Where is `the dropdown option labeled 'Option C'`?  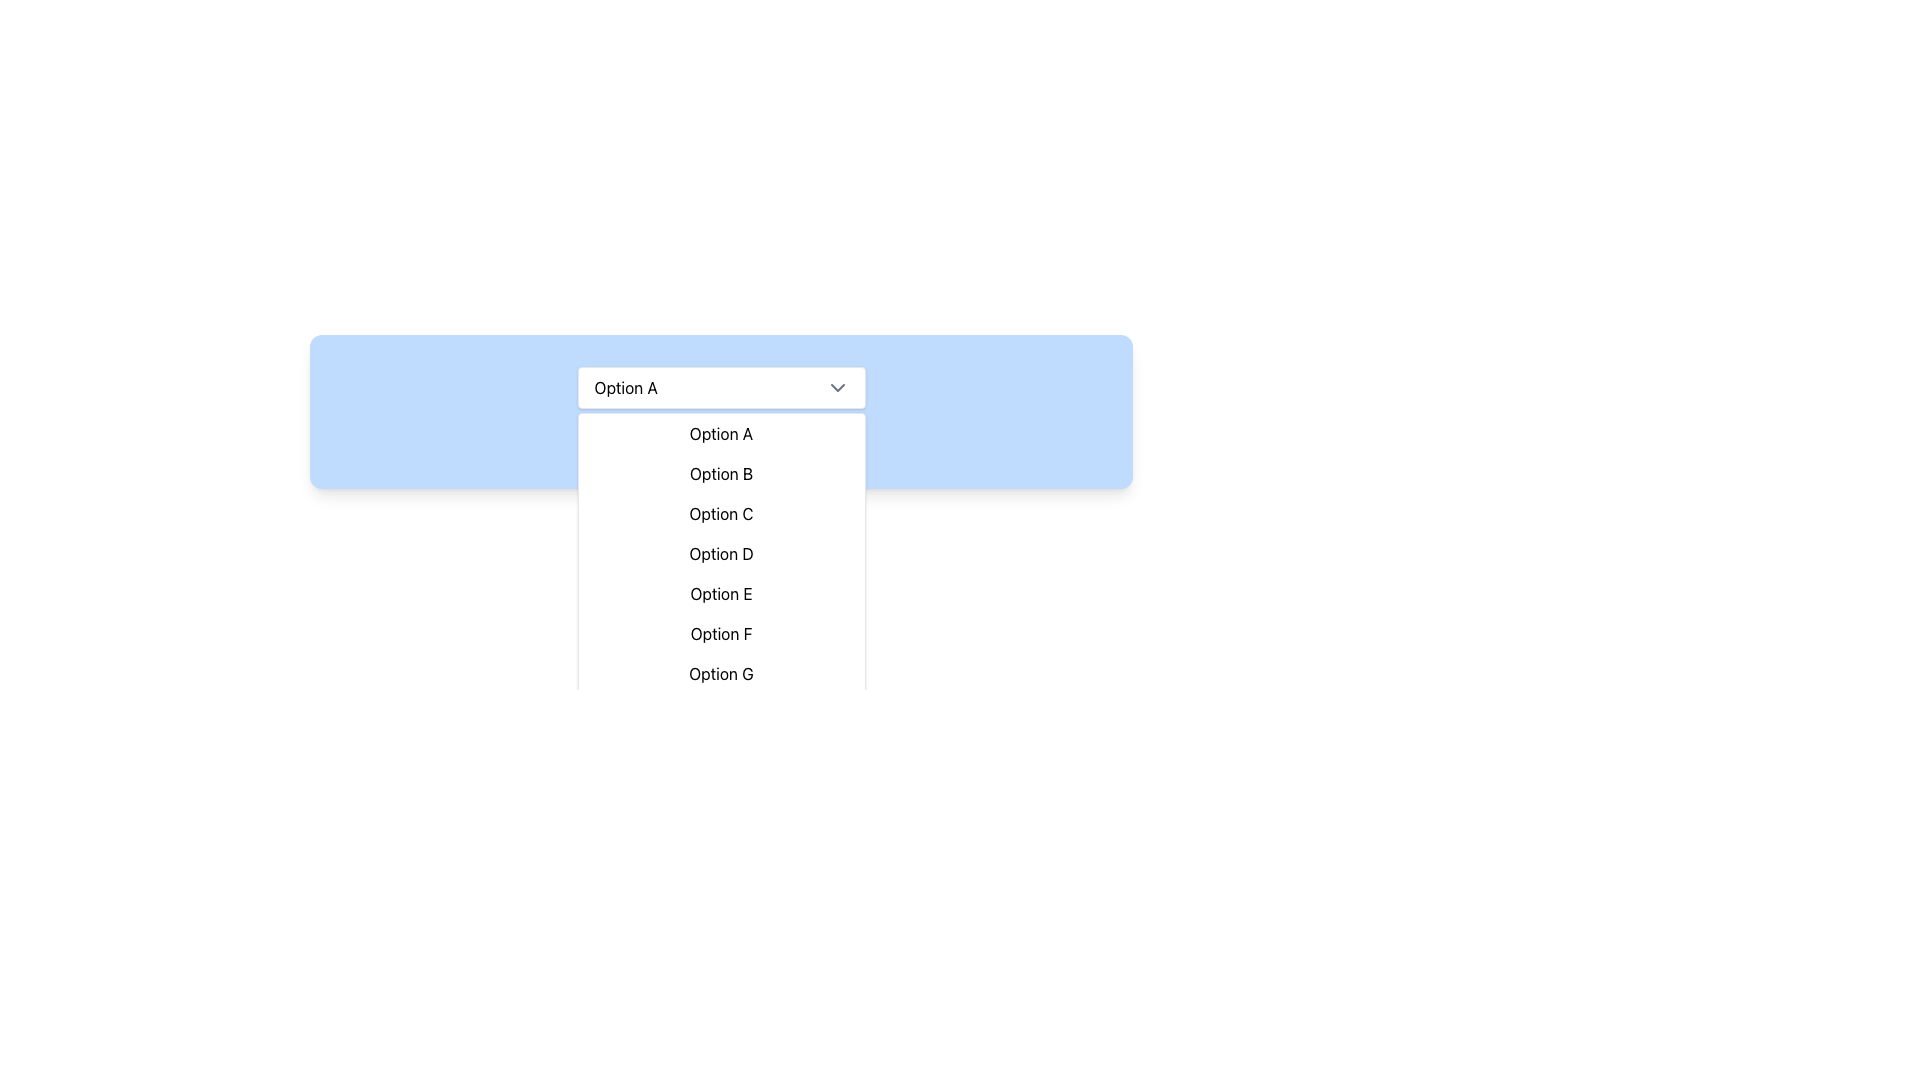 the dropdown option labeled 'Option C' is located at coordinates (720, 512).